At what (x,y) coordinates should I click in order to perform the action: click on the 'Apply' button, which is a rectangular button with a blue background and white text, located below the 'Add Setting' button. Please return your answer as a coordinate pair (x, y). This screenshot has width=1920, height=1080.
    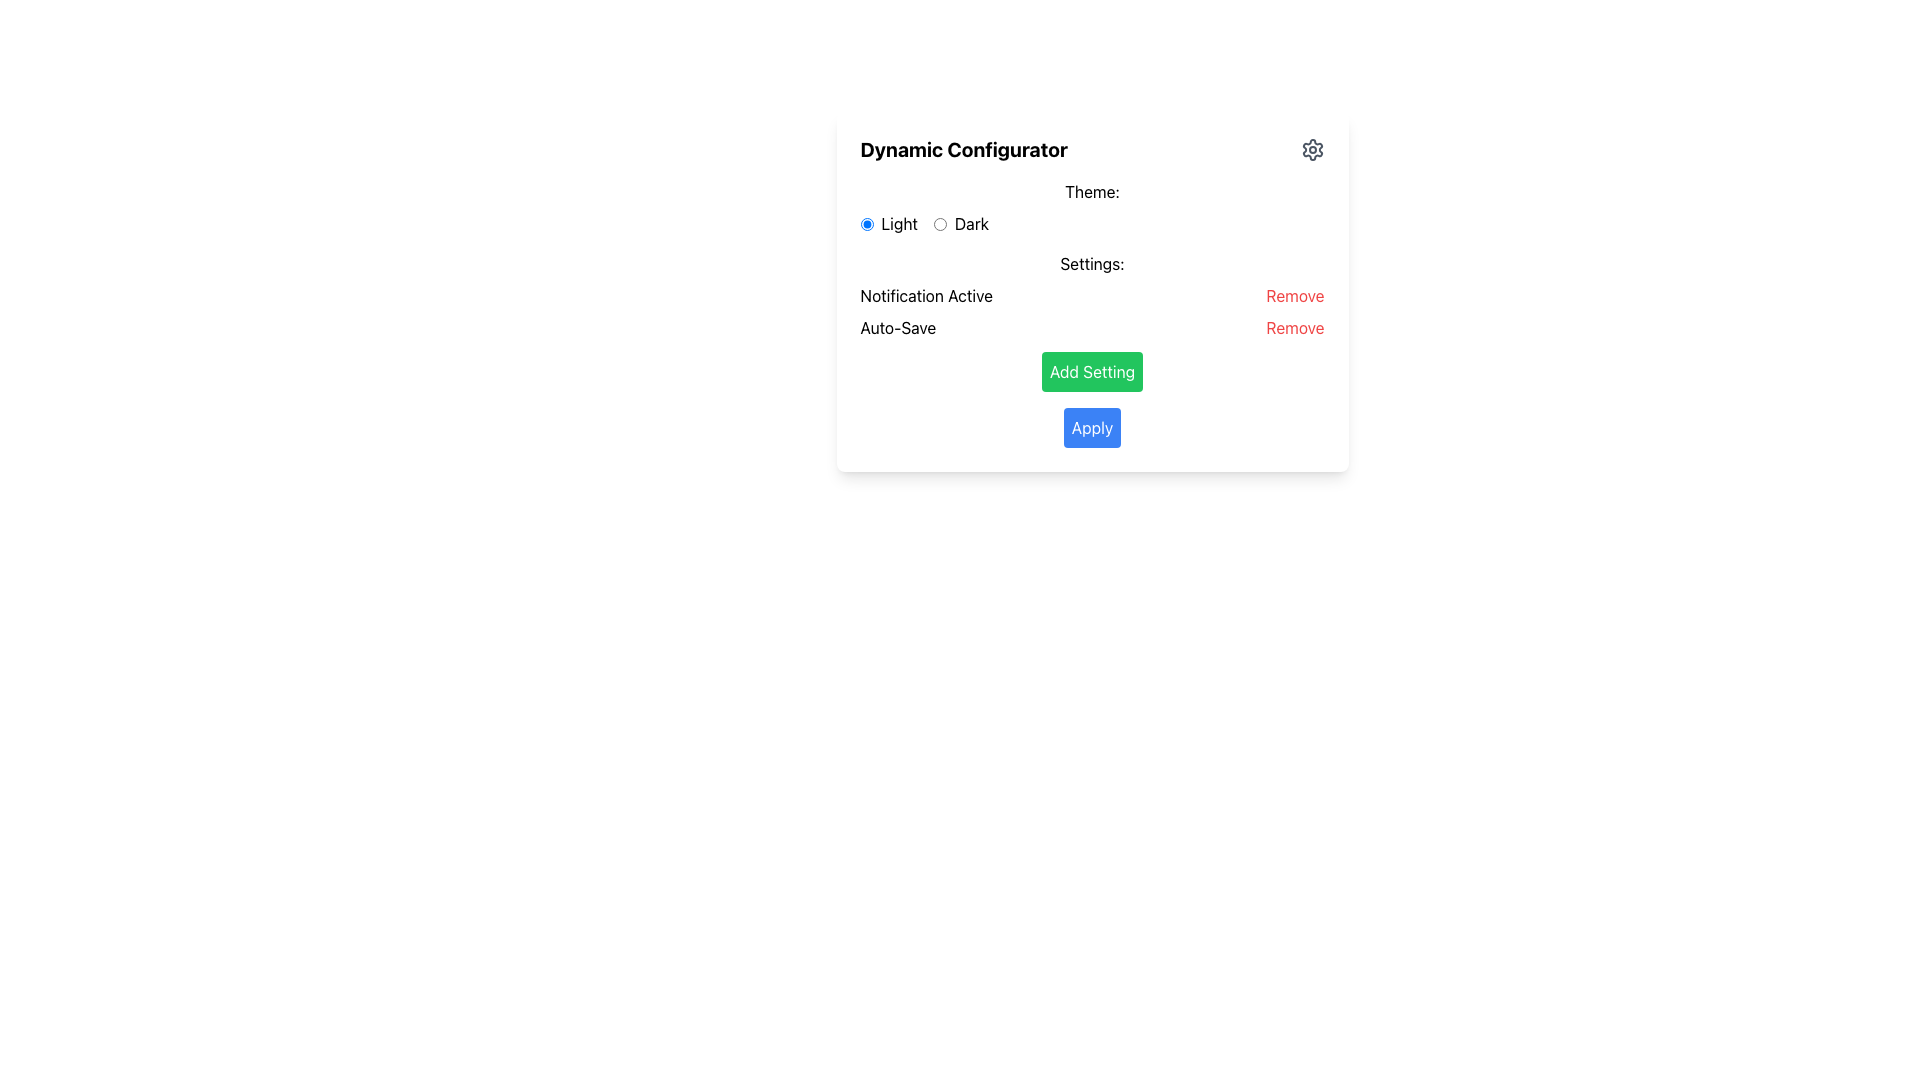
    Looking at the image, I should click on (1091, 427).